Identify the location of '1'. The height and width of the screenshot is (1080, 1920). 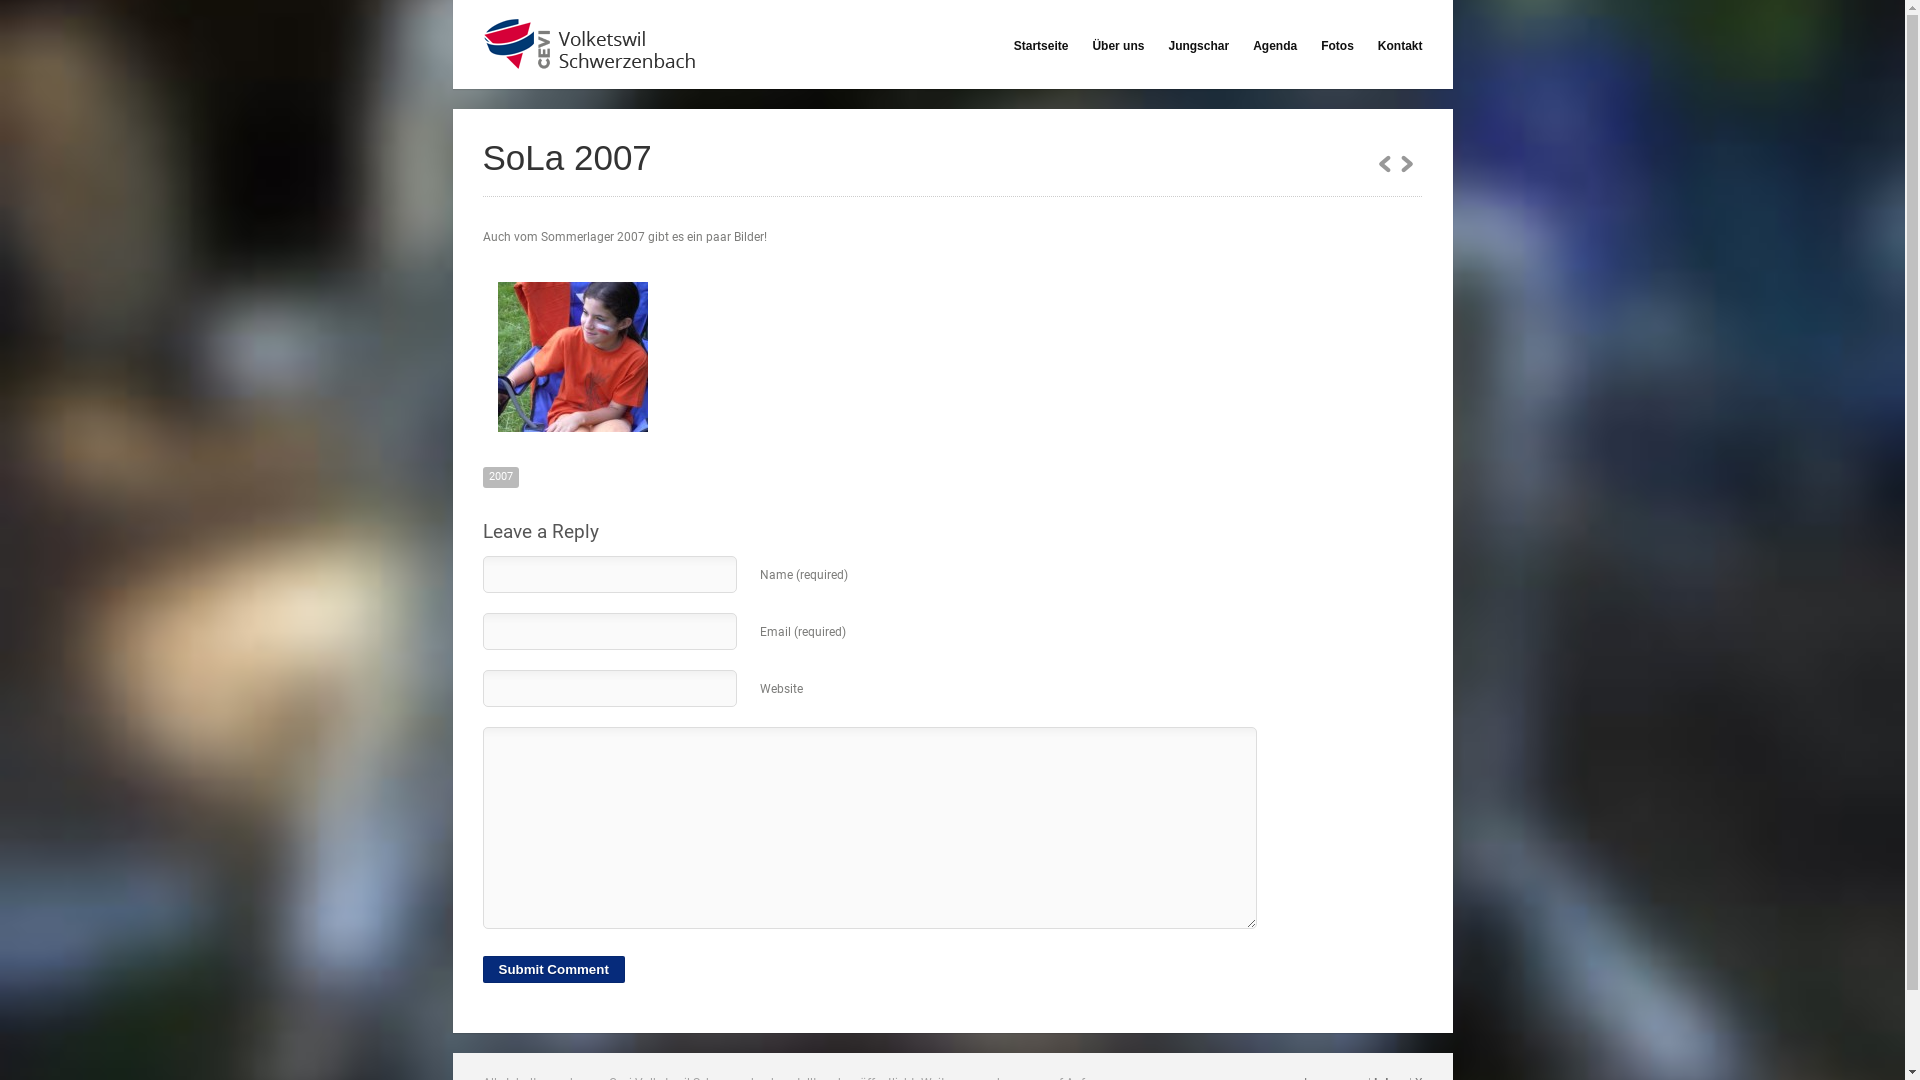
(1405, 161).